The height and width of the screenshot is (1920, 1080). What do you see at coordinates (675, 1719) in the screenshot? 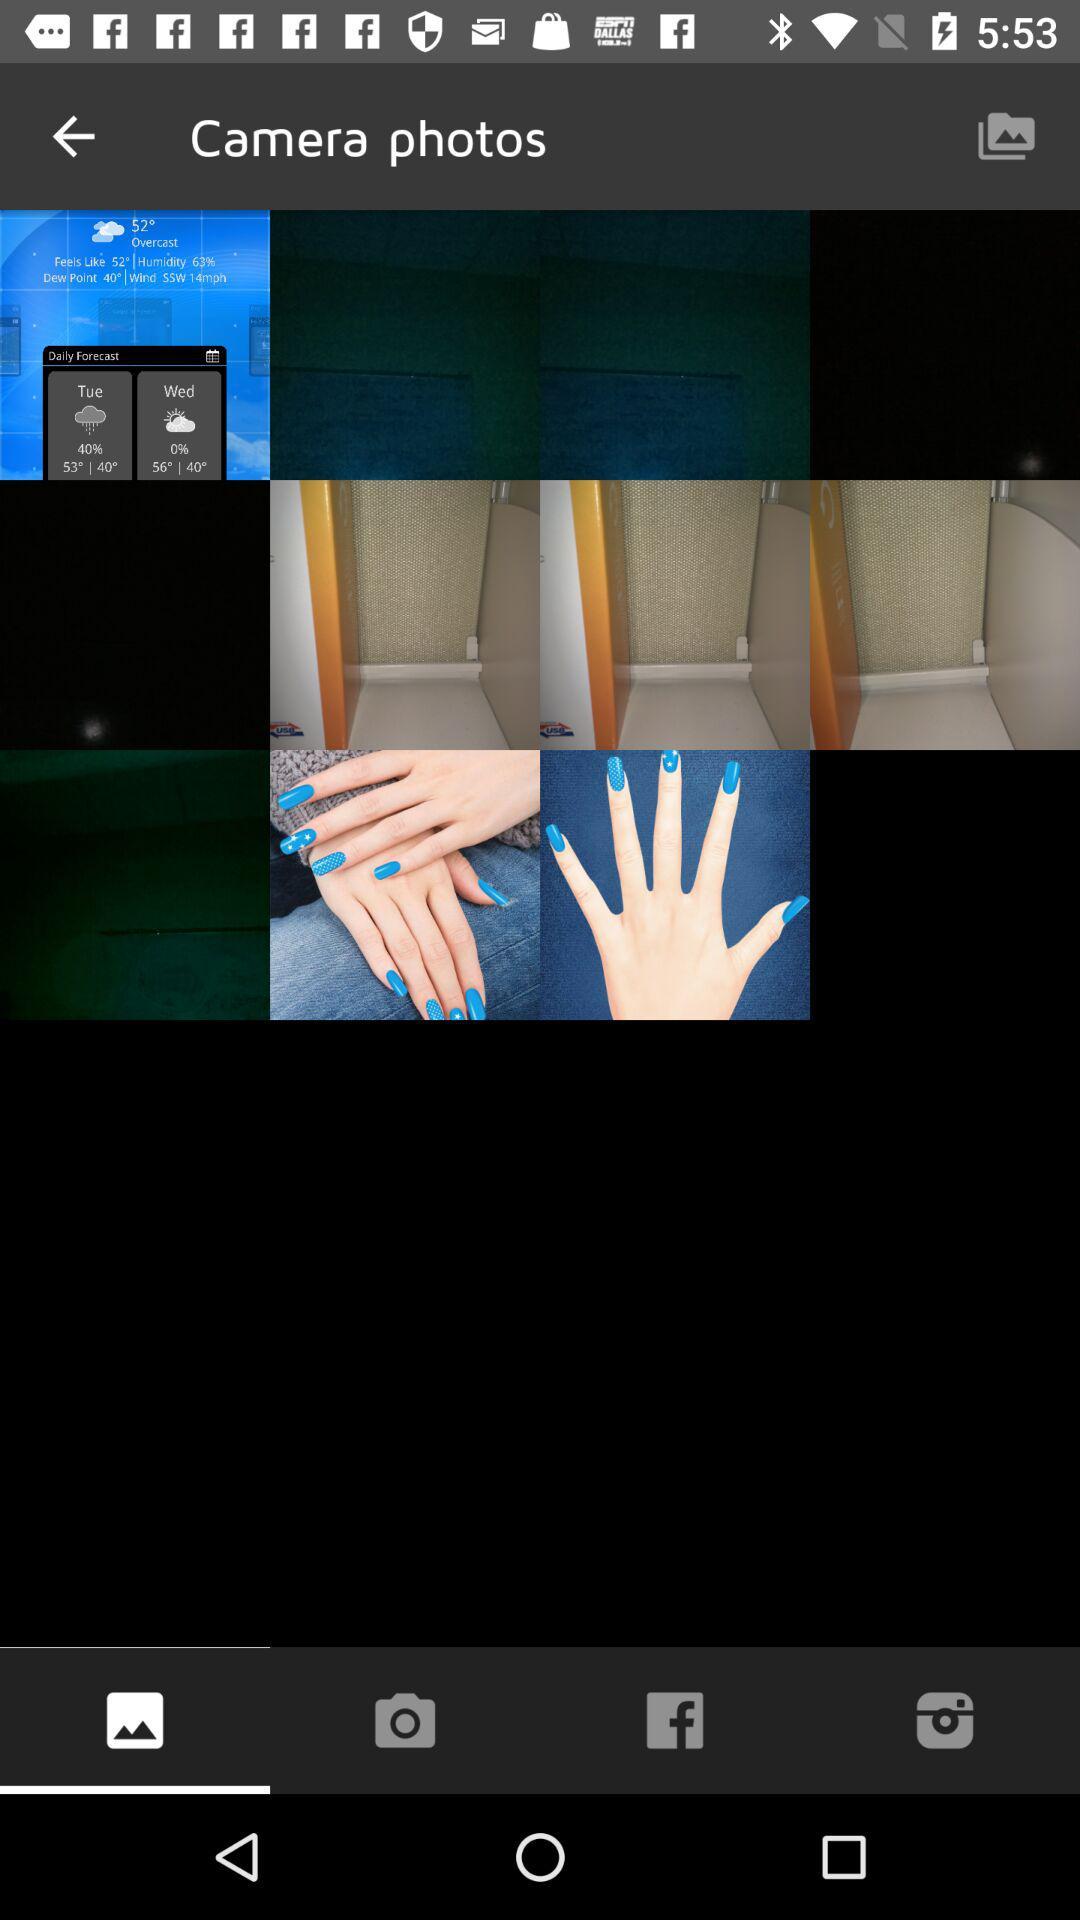
I see `the facebook icon` at bounding box center [675, 1719].